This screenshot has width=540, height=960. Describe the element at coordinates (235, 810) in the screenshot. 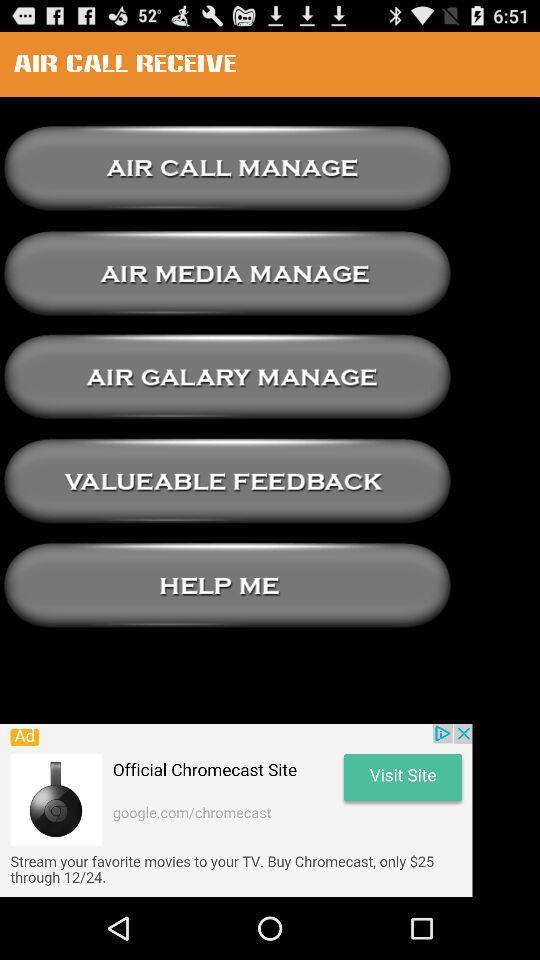

I see `the advertisement` at that location.